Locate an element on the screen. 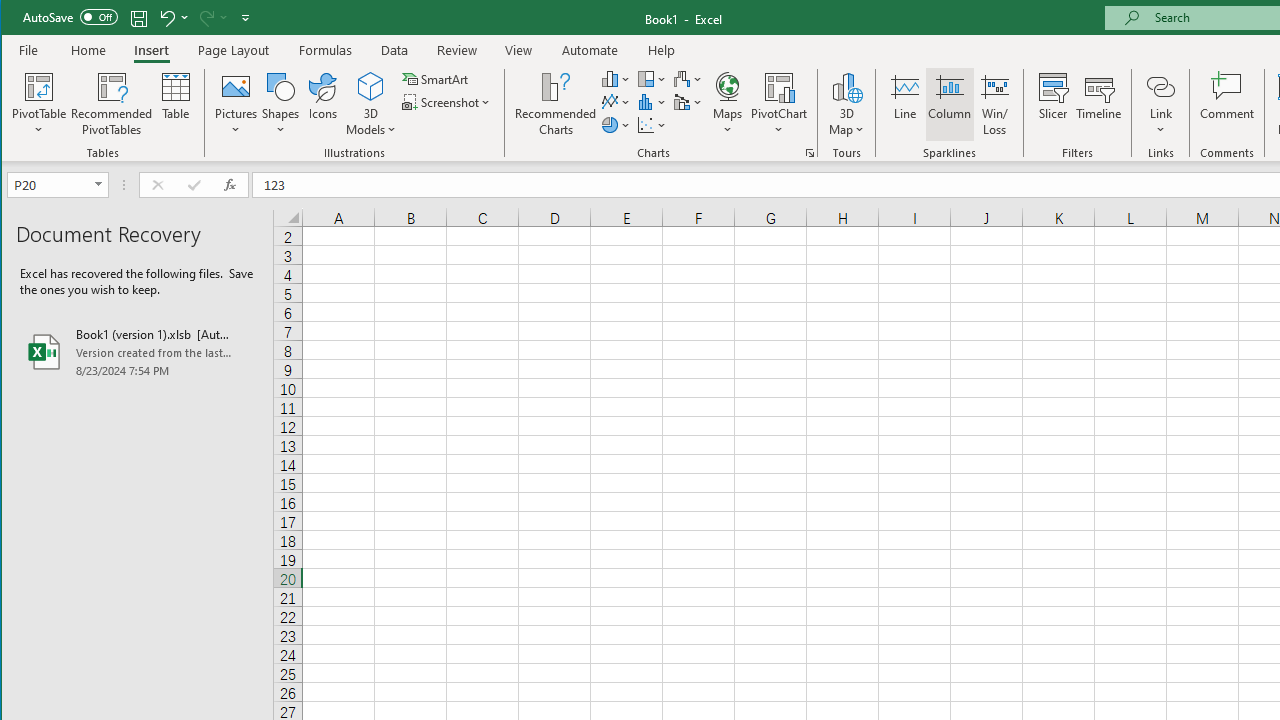 This screenshot has width=1280, height=720. '3D Models' is located at coordinates (371, 104).